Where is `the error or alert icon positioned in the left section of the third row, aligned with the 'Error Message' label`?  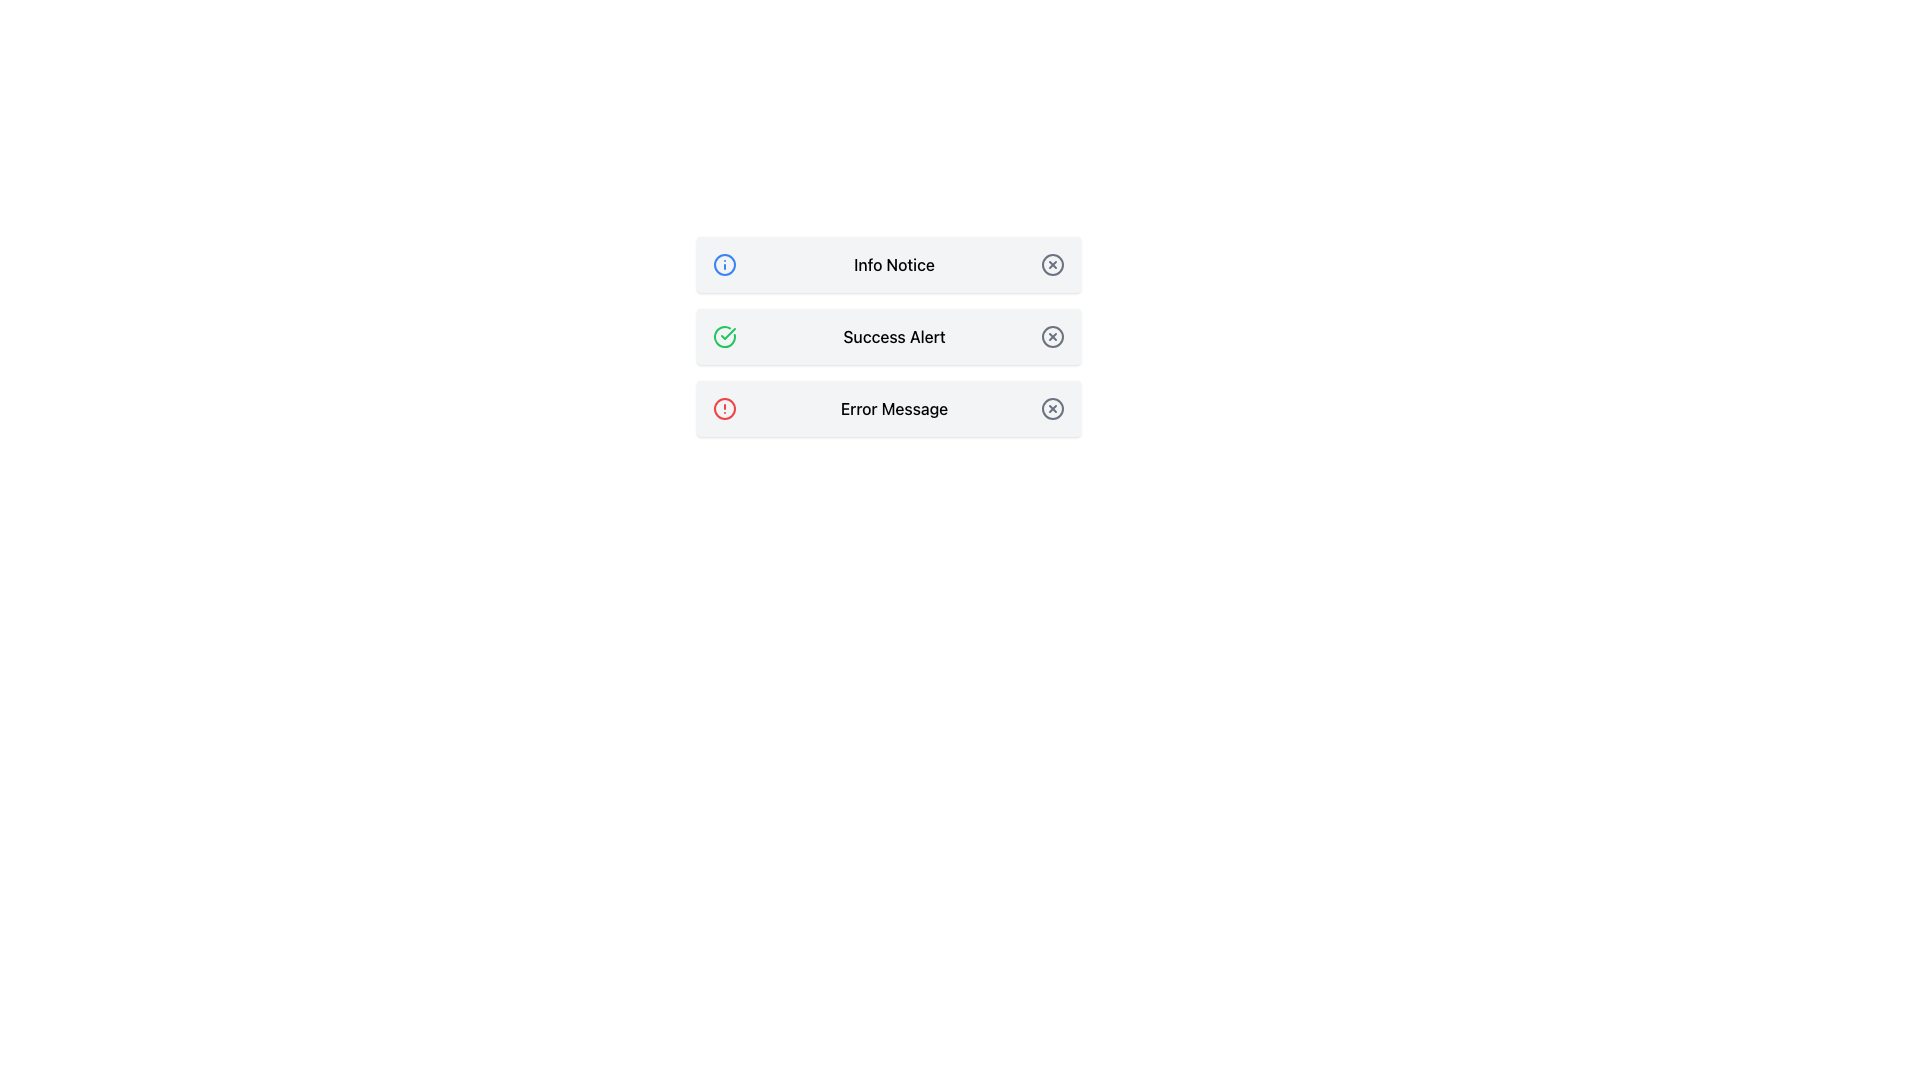
the error or alert icon positioned in the left section of the third row, aligned with the 'Error Message' label is located at coordinates (723, 407).